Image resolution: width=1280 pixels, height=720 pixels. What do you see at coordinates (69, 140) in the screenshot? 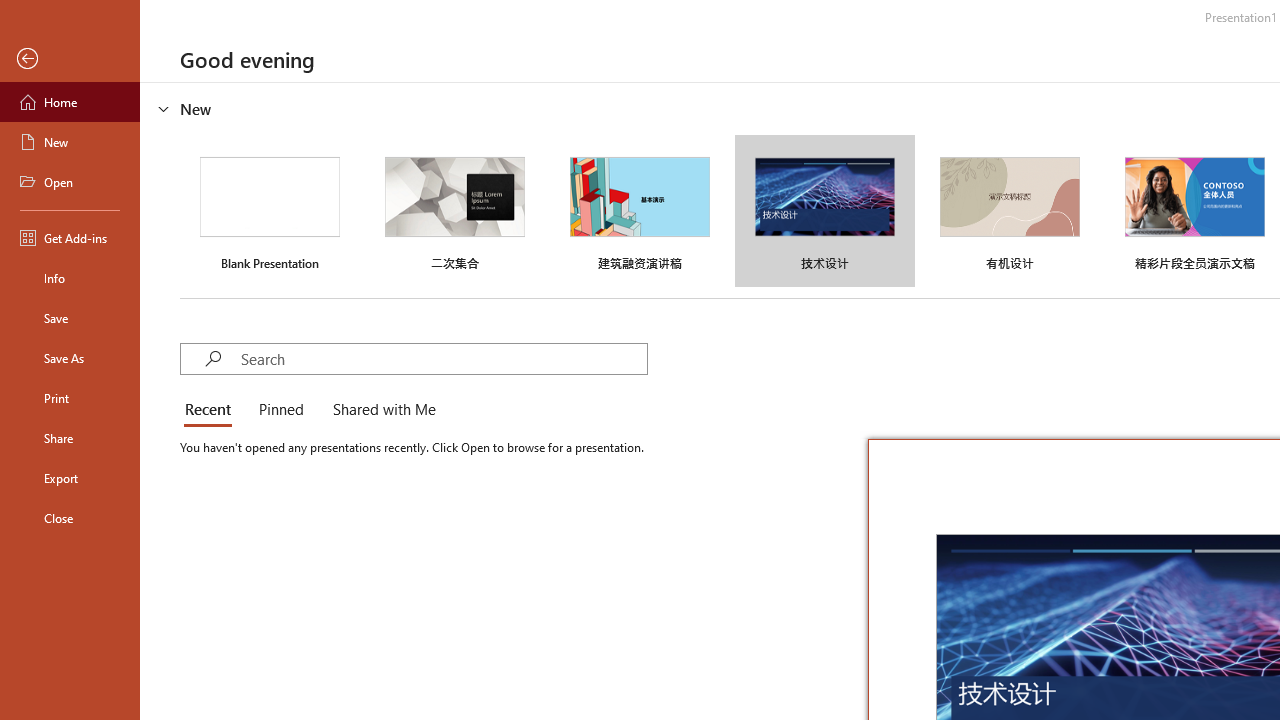
I see `'New'` at bounding box center [69, 140].